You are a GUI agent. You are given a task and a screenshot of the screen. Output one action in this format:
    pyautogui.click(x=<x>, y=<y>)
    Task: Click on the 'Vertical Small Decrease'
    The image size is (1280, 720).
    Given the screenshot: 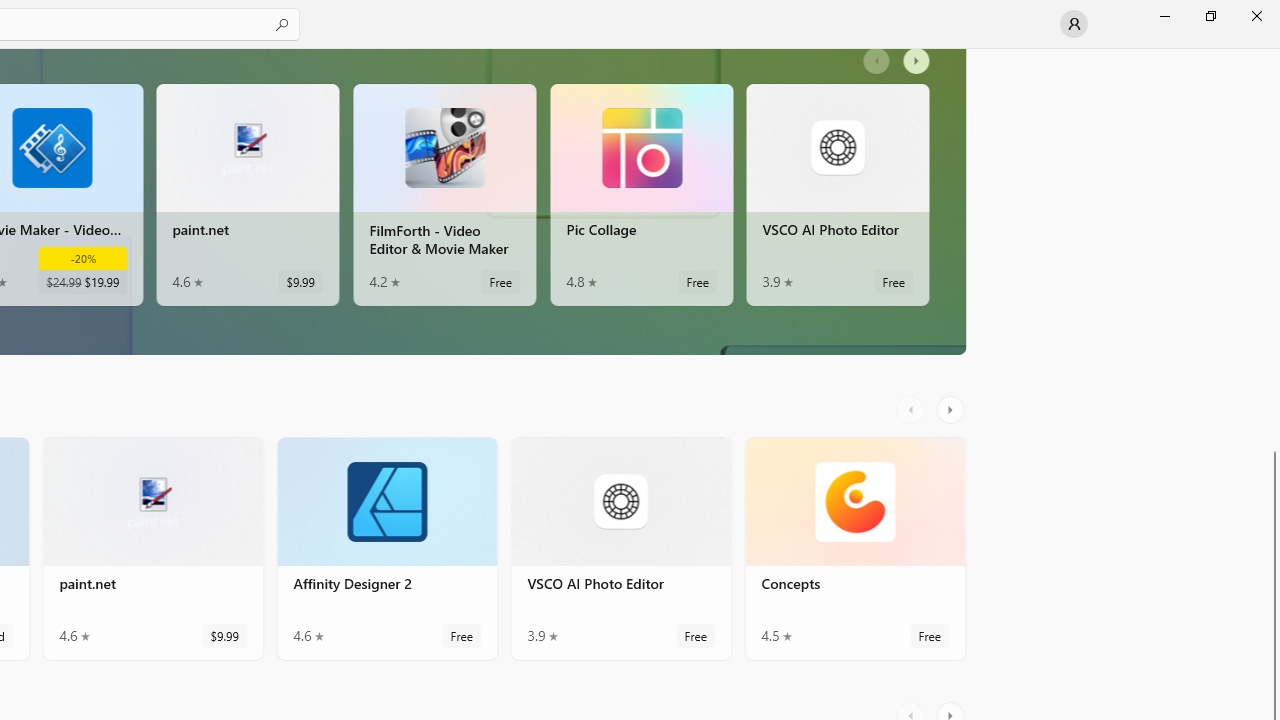 What is the action you would take?
    pyautogui.click(x=1271, y=54)
    